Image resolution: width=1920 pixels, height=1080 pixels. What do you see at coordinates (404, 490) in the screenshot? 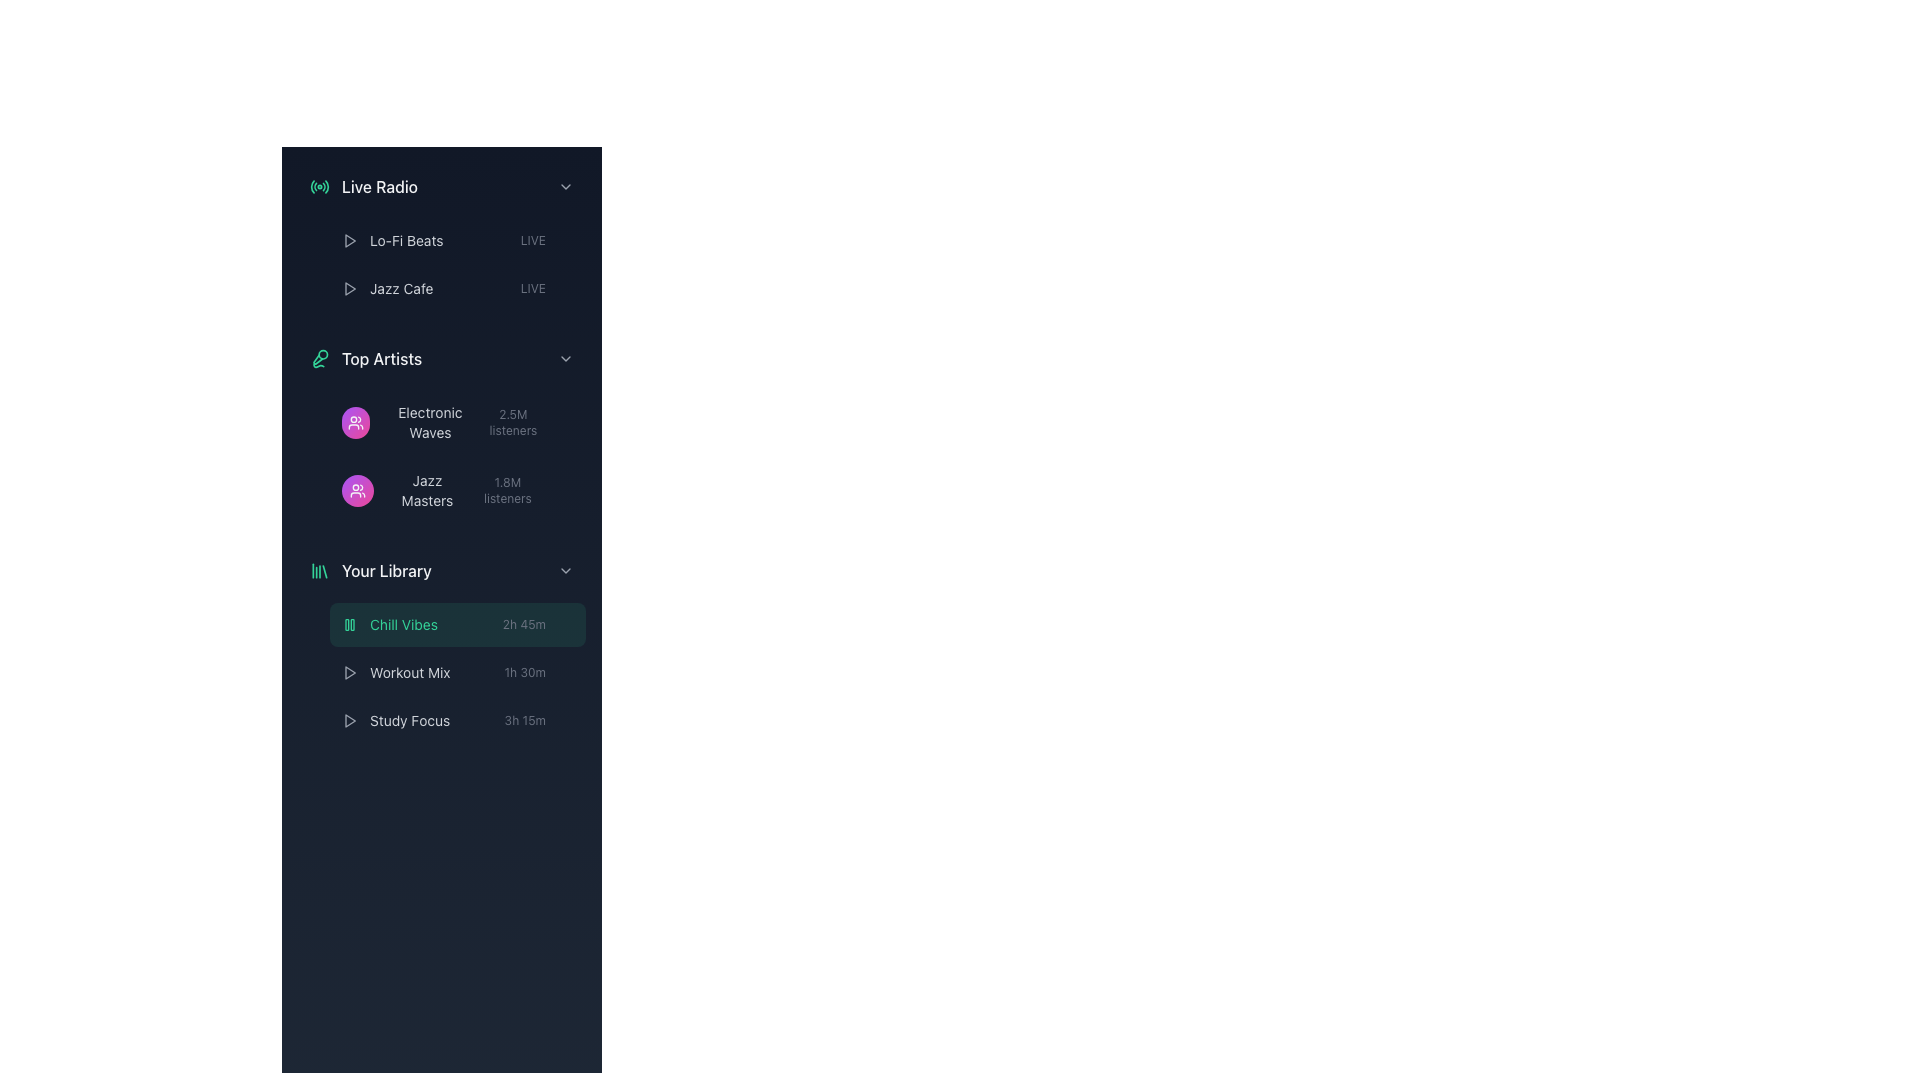
I see `the text label displaying 'Jazz Masters' located in the 'Top Artists' section of the left sidebar menu, which is styled with a smaller font size and light gray color, positioned next to a circular gradient icon` at bounding box center [404, 490].